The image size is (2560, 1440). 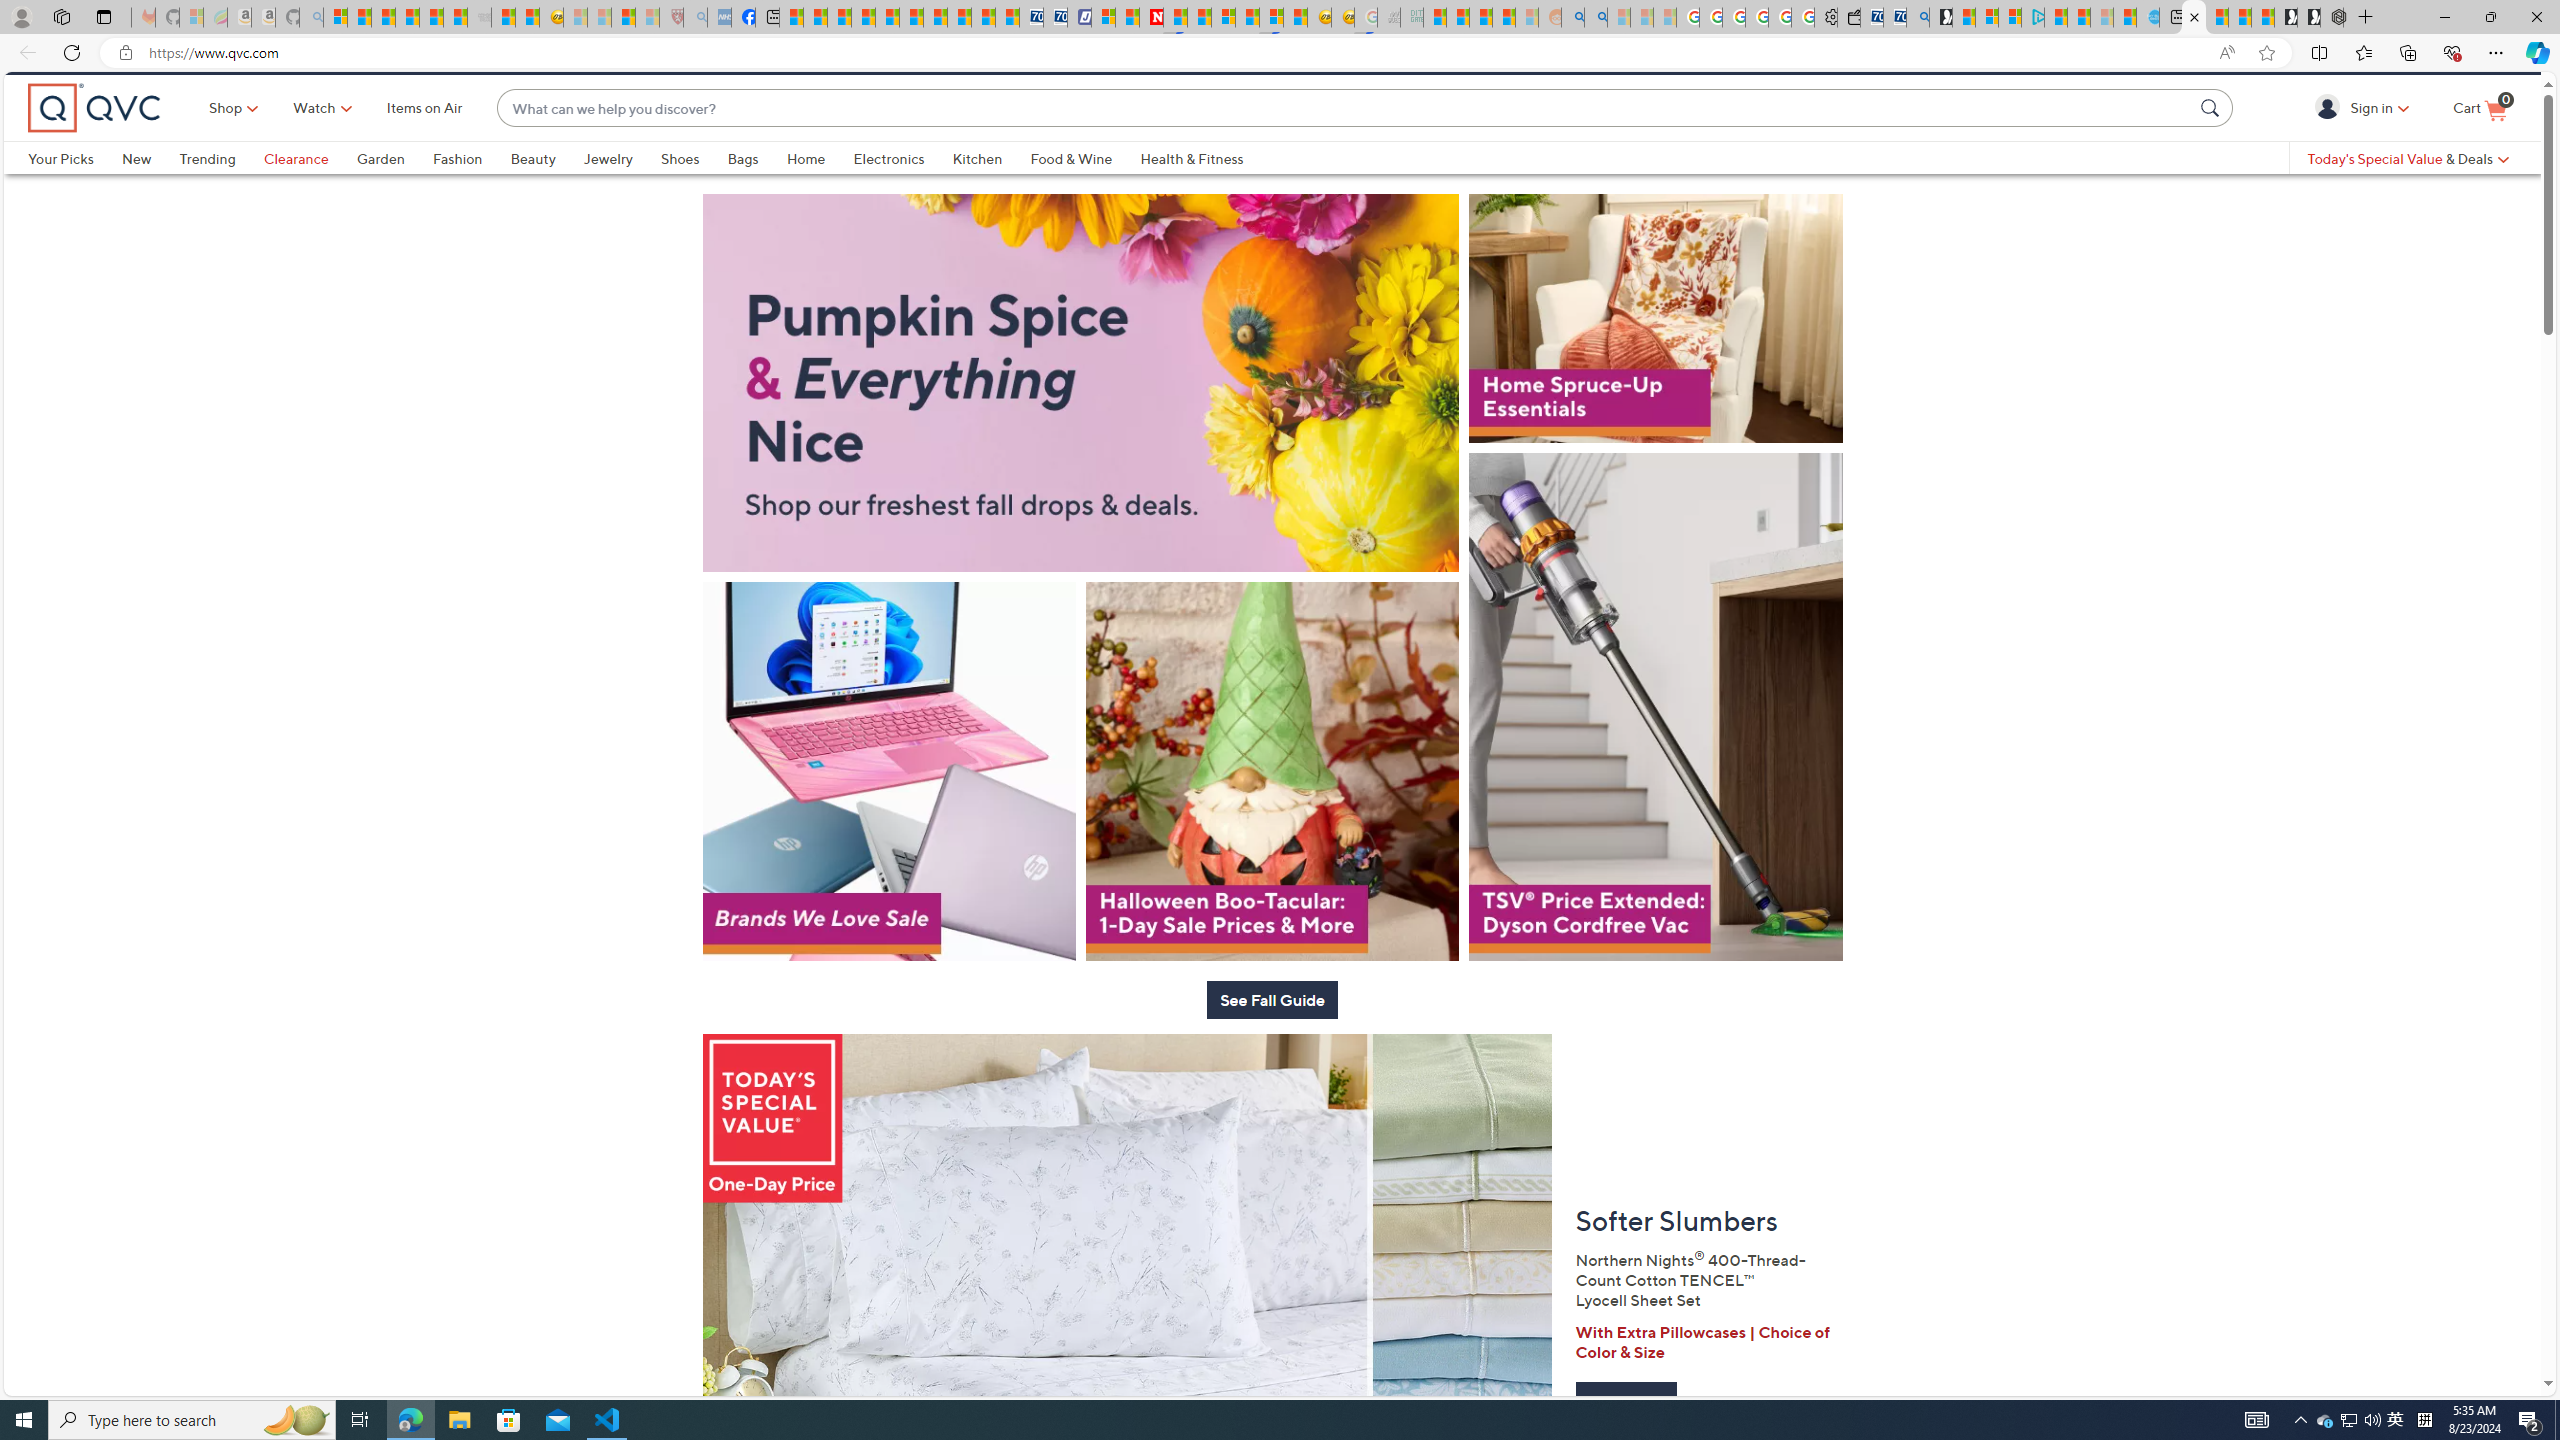 I want to click on 'Home | Sky Blue Bikes - Sky Blue Bikes', so click(x=2147, y=16).